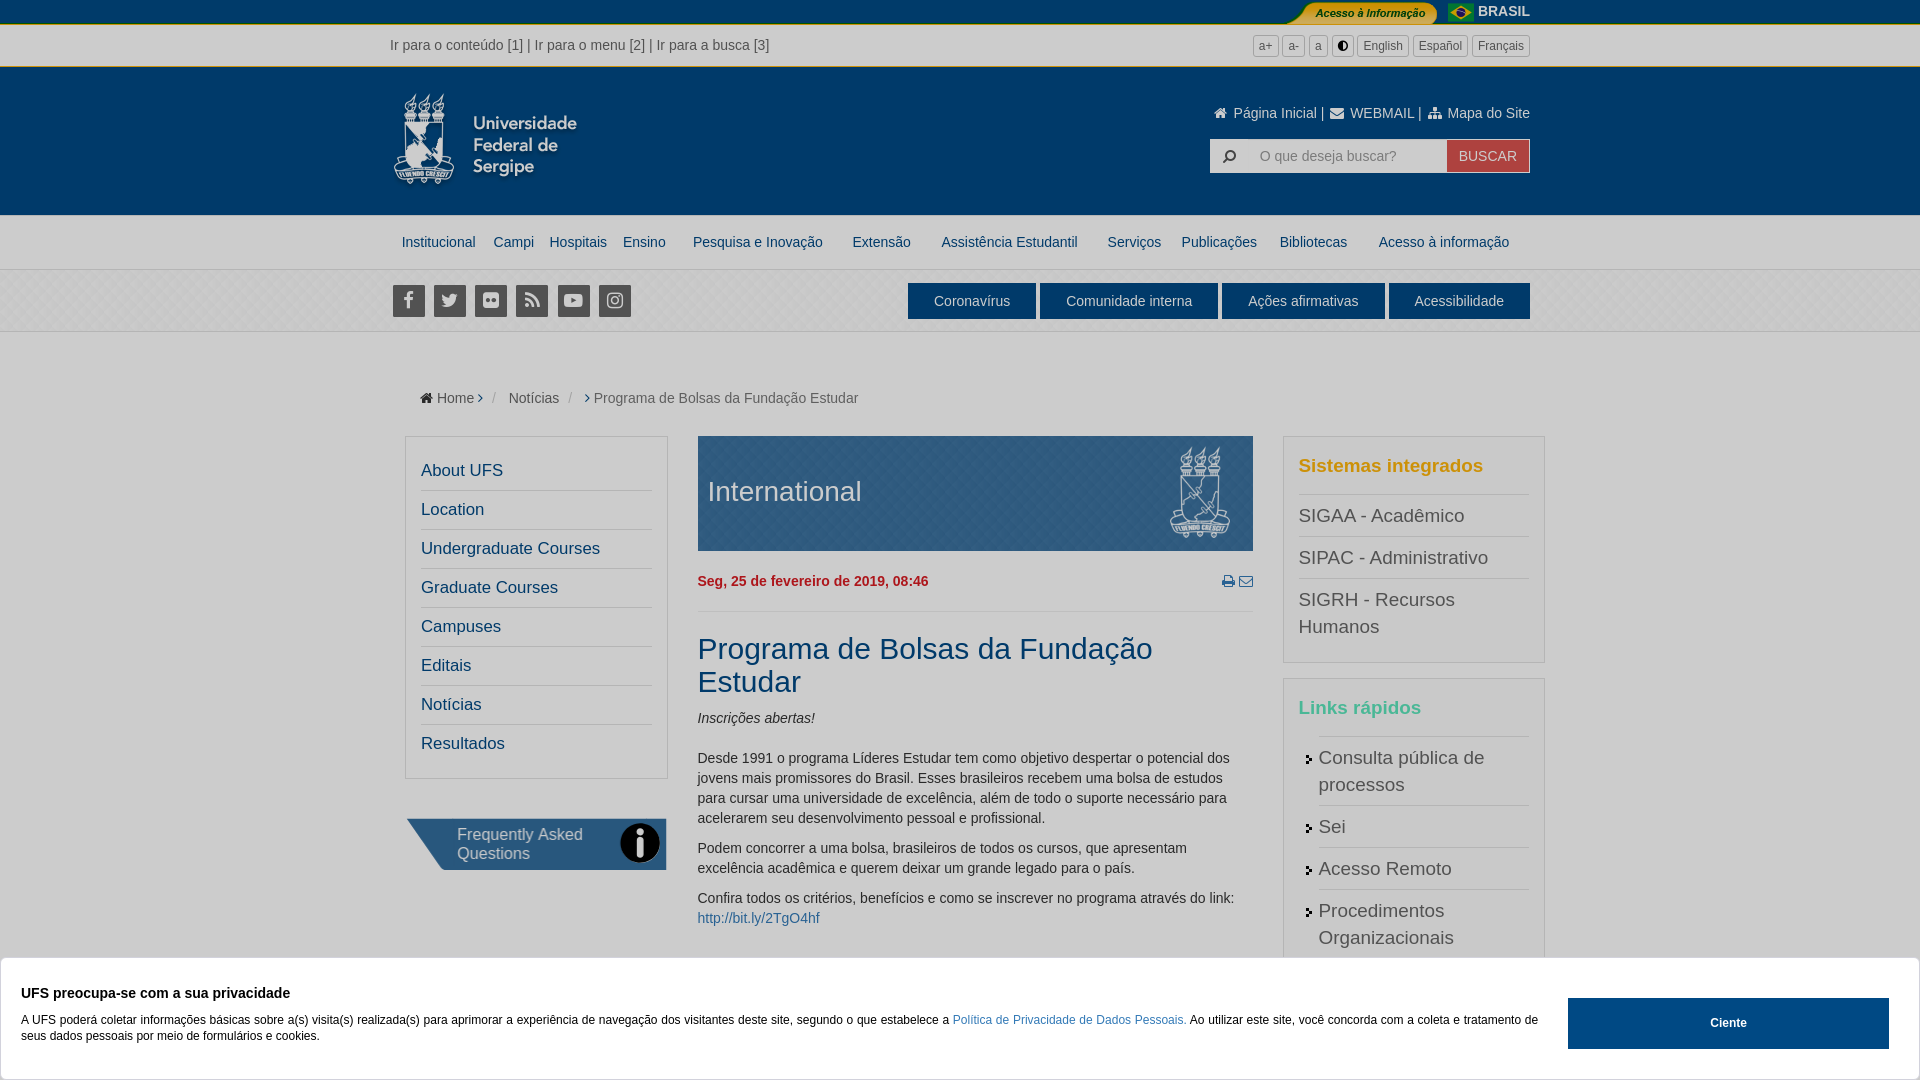 The image size is (1920, 1080). Describe the element at coordinates (437, 241) in the screenshot. I see `'Institucional'` at that location.